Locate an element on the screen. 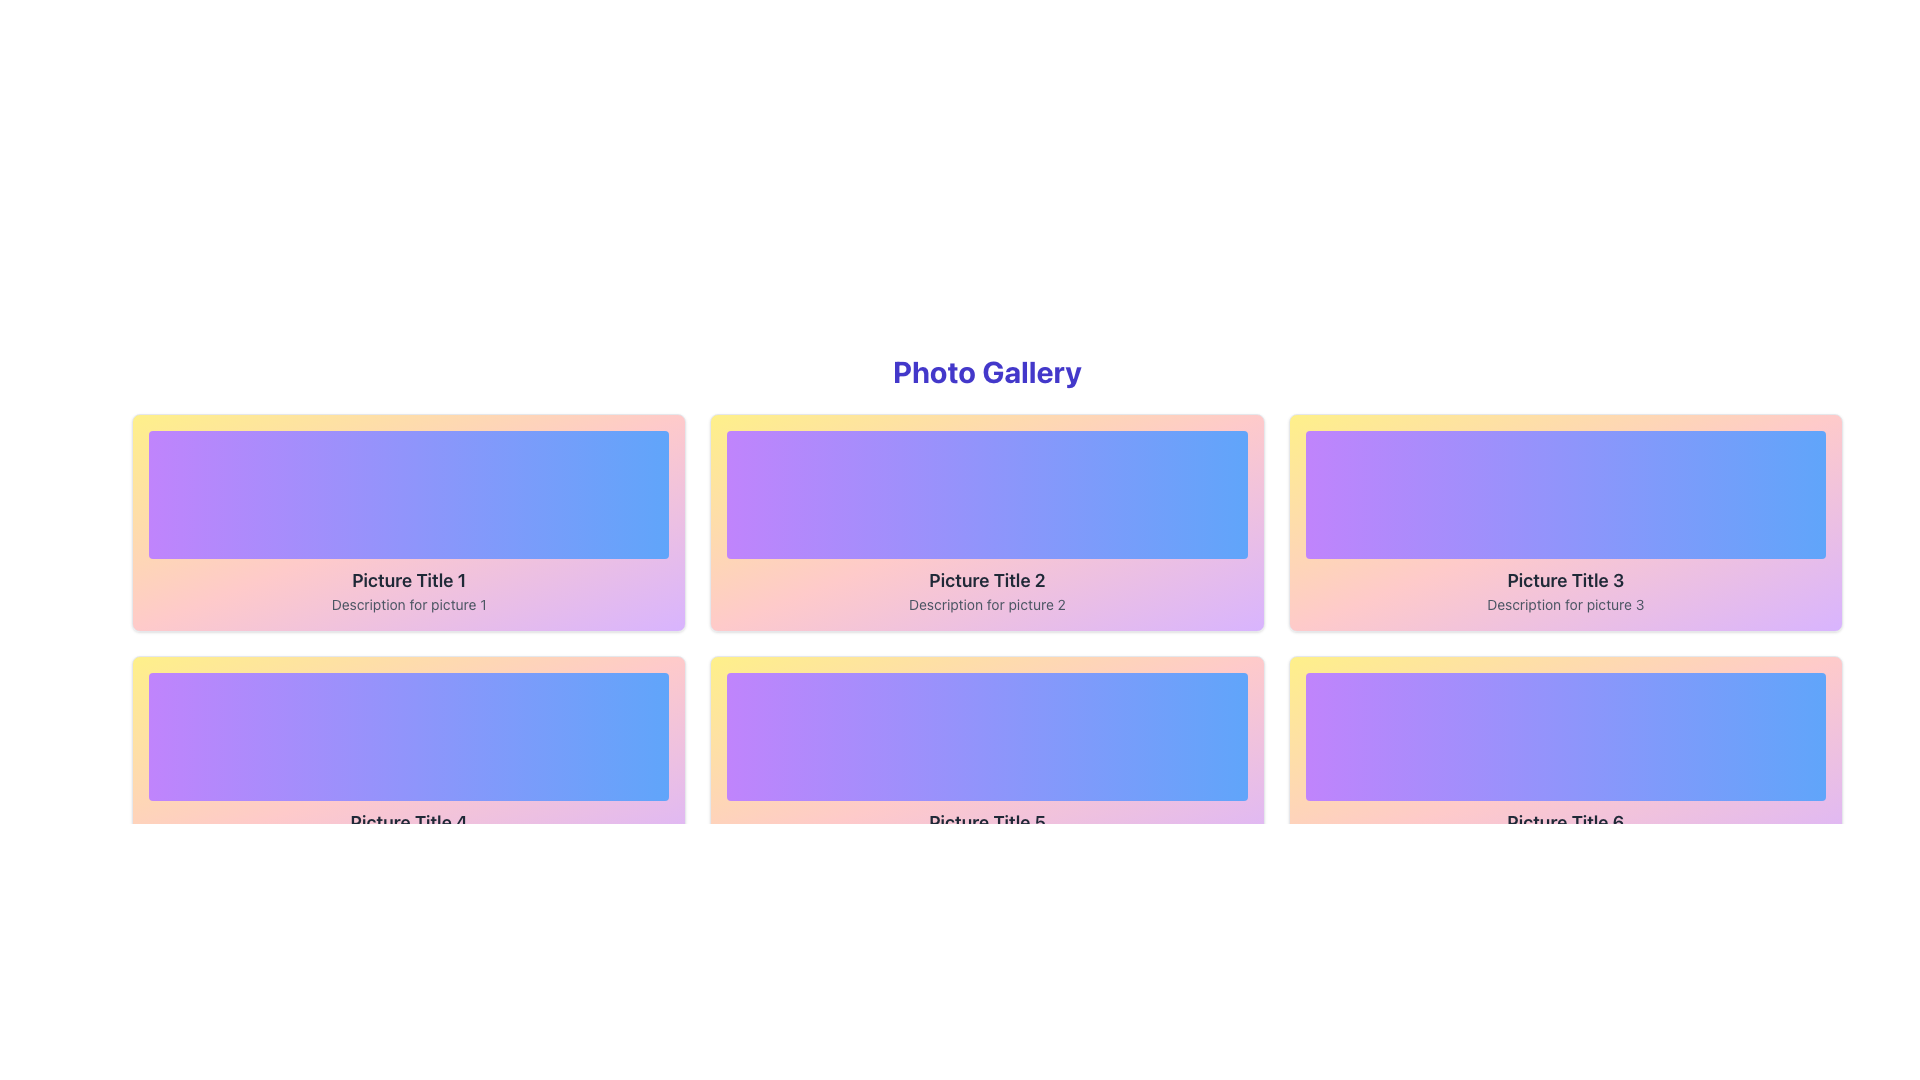 Image resolution: width=1920 pixels, height=1080 pixels. the Decorative Box, a rectangular gradient-filled box transitioning from purple to blue, located in the bottom-right corner of a 2x3 grid structure and associated with 'Picture Title 6' is located at coordinates (1564, 736).